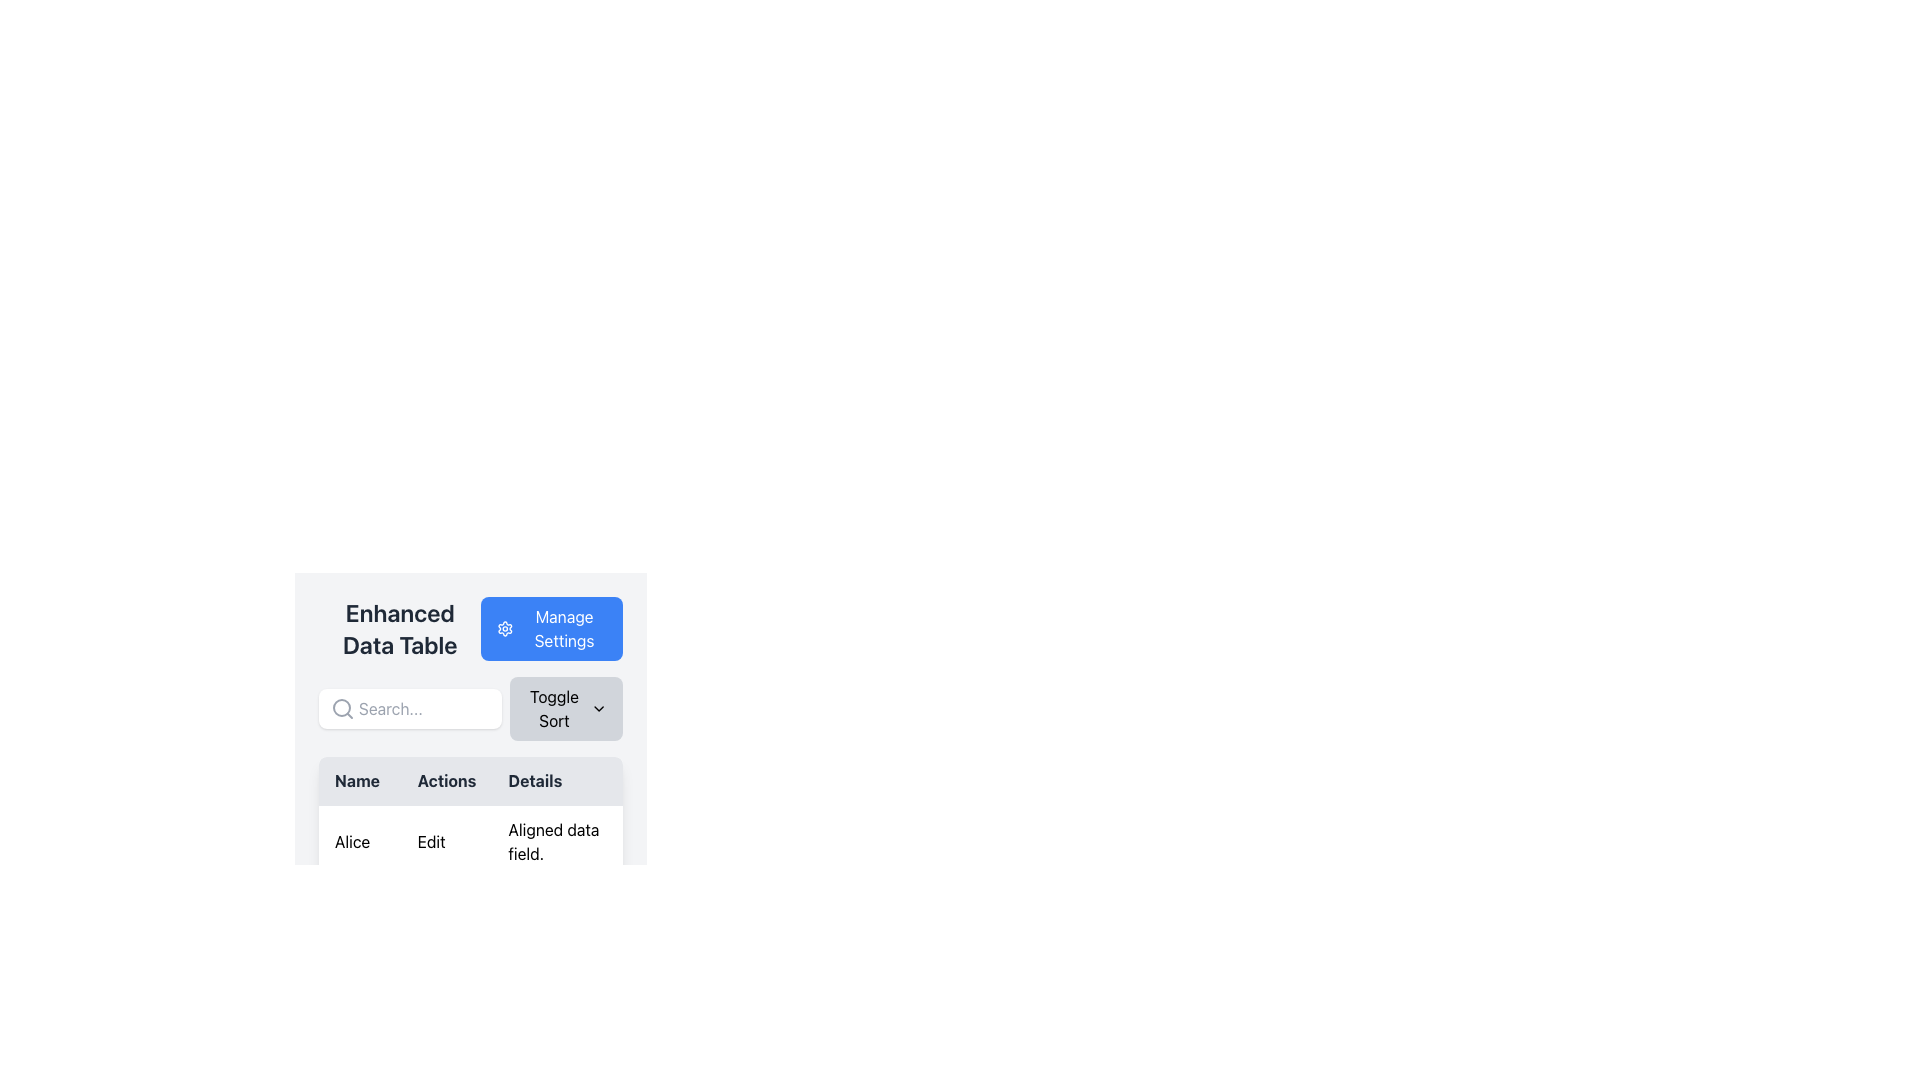  Describe the element at coordinates (360, 780) in the screenshot. I see `the 'Name' header text label in the table, which is the first item in a three-column header row labeled 'Actions' and 'Details'` at that location.